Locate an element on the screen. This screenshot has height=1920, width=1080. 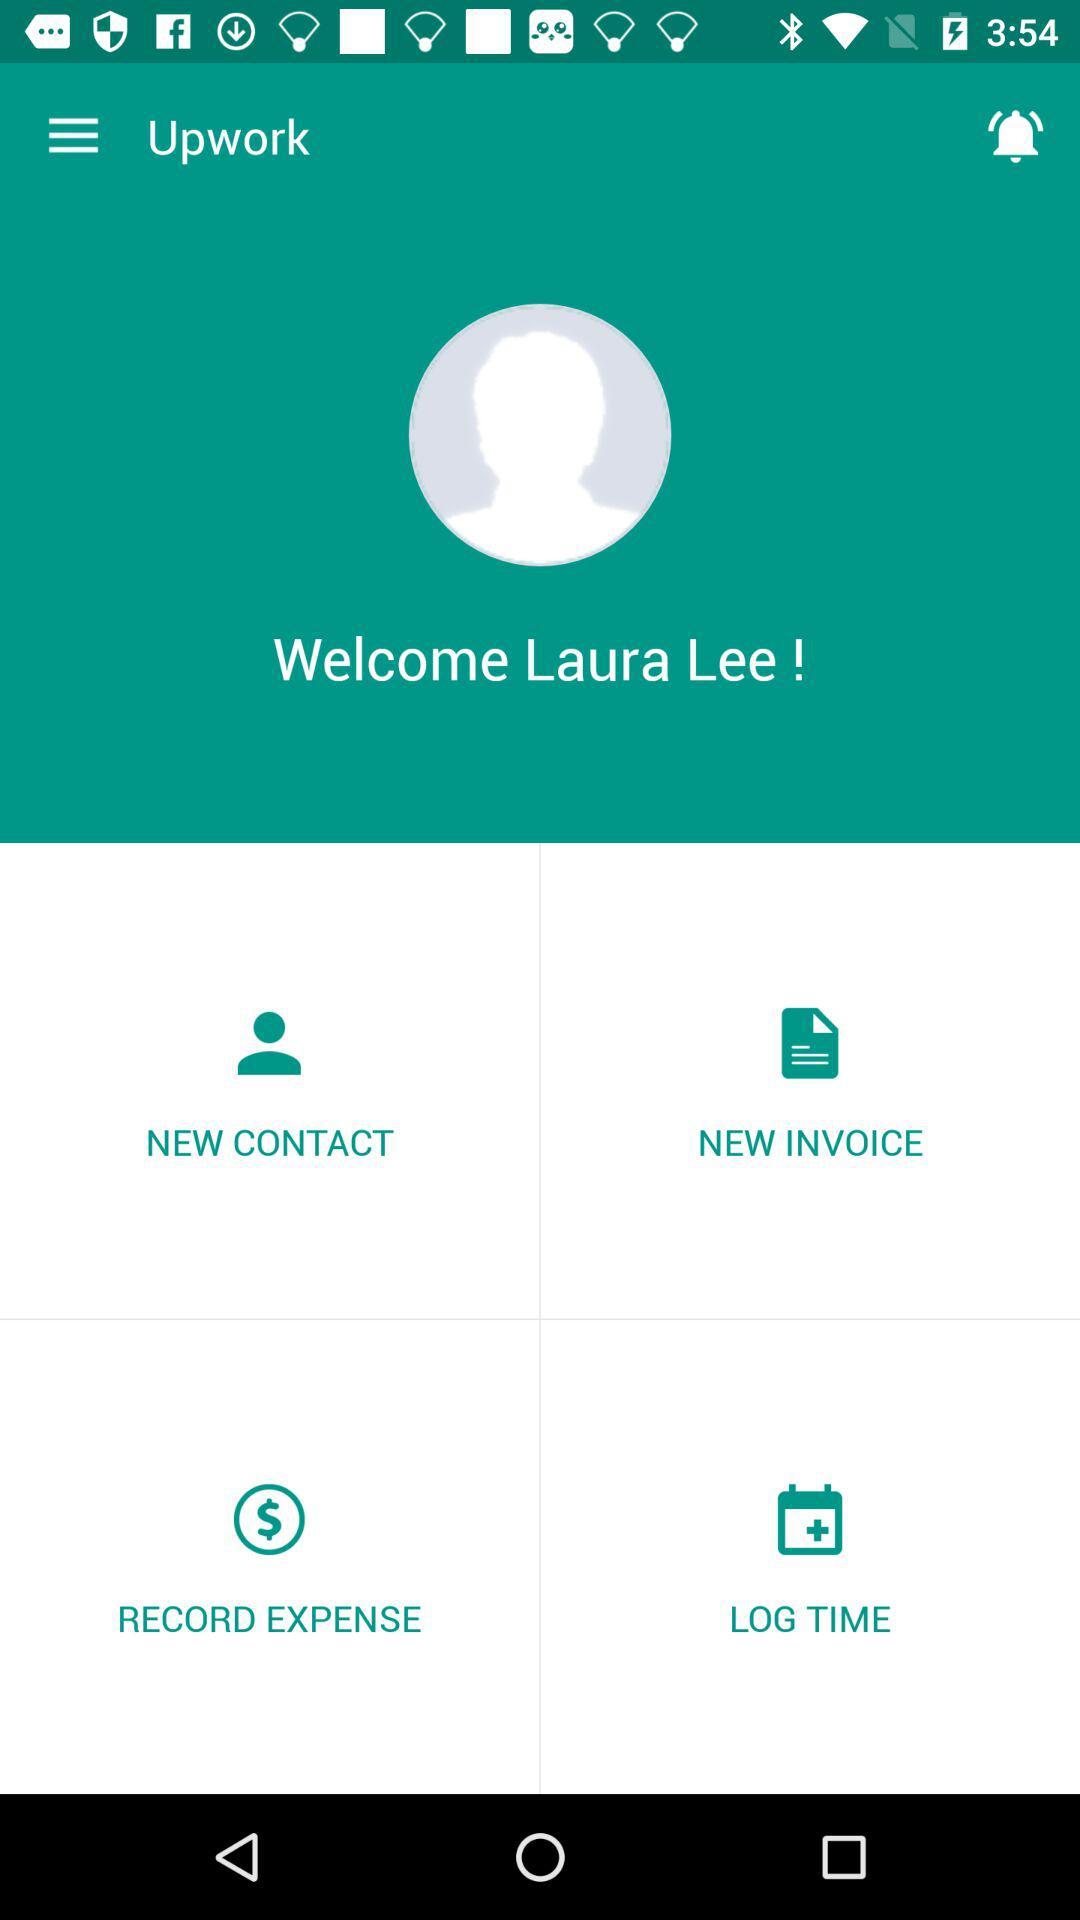
item to the left of the upwork item is located at coordinates (72, 135).